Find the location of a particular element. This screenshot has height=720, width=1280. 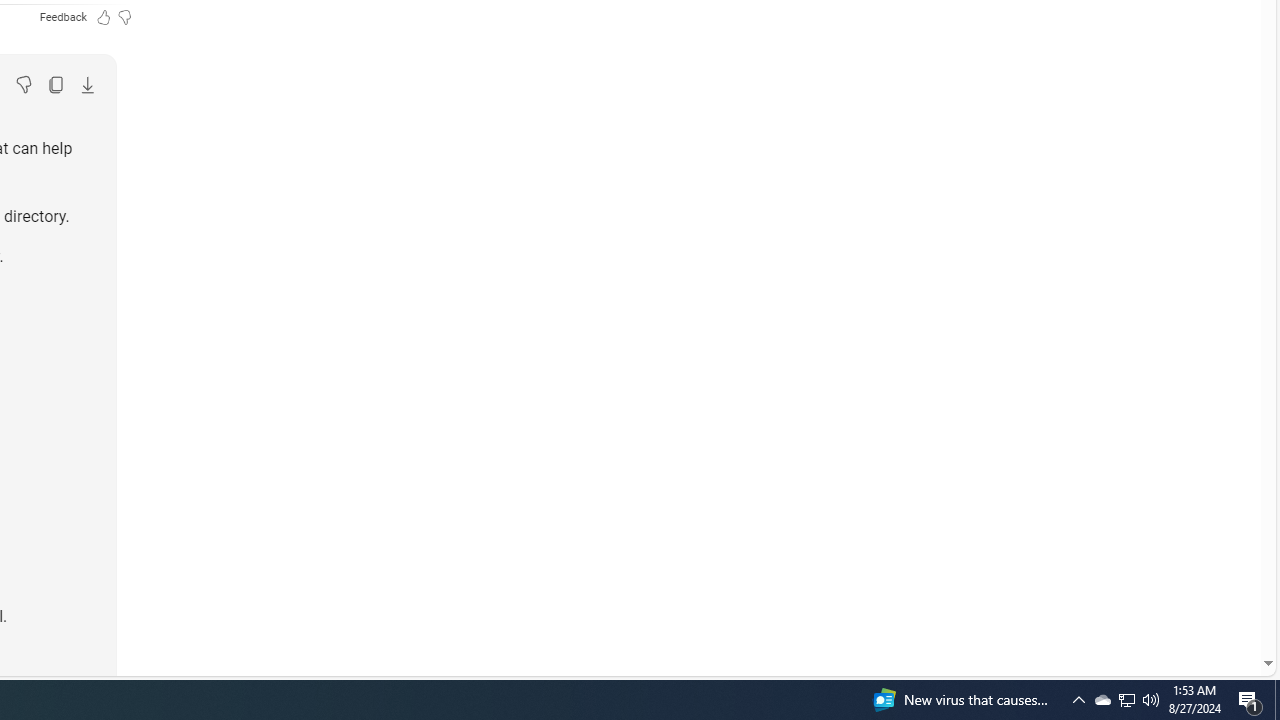

'Feedback Like' is located at coordinates (102, 16).